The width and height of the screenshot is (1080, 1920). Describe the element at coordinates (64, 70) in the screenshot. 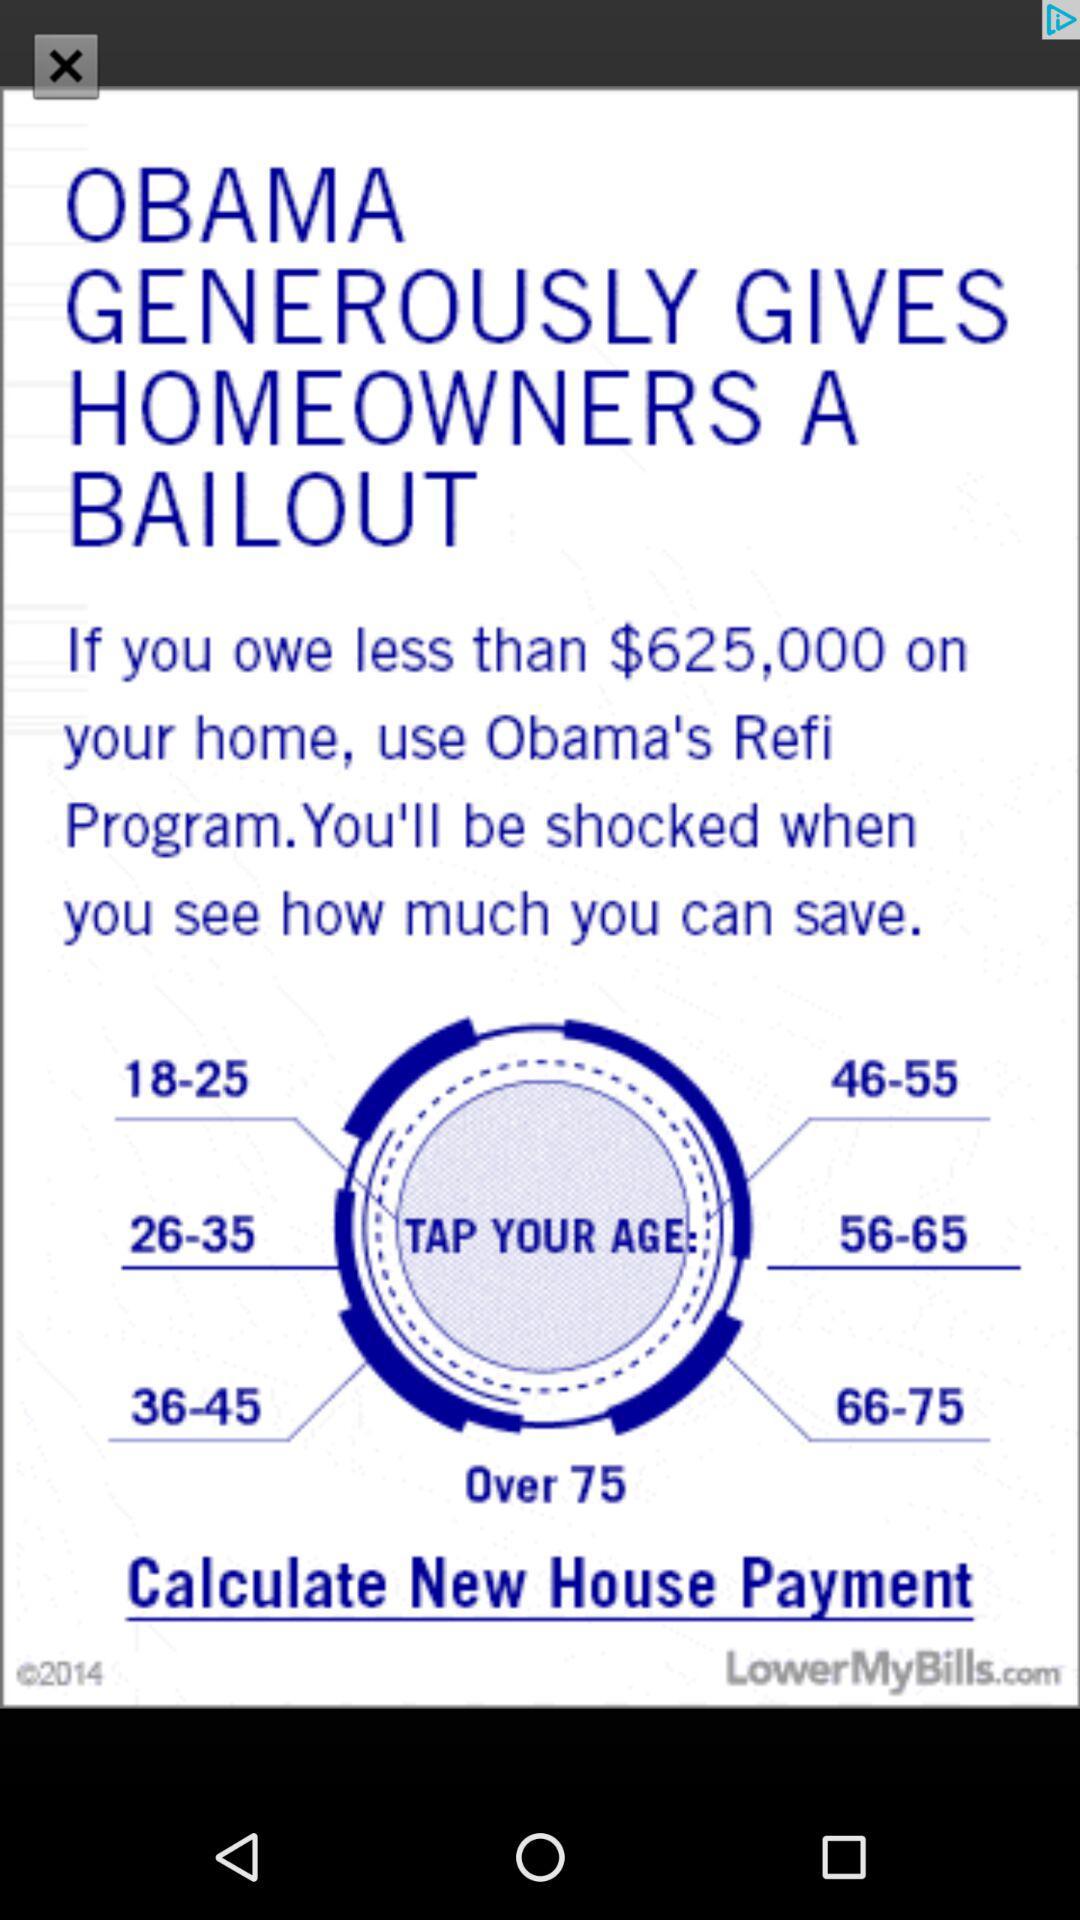

I see `the close icon` at that location.